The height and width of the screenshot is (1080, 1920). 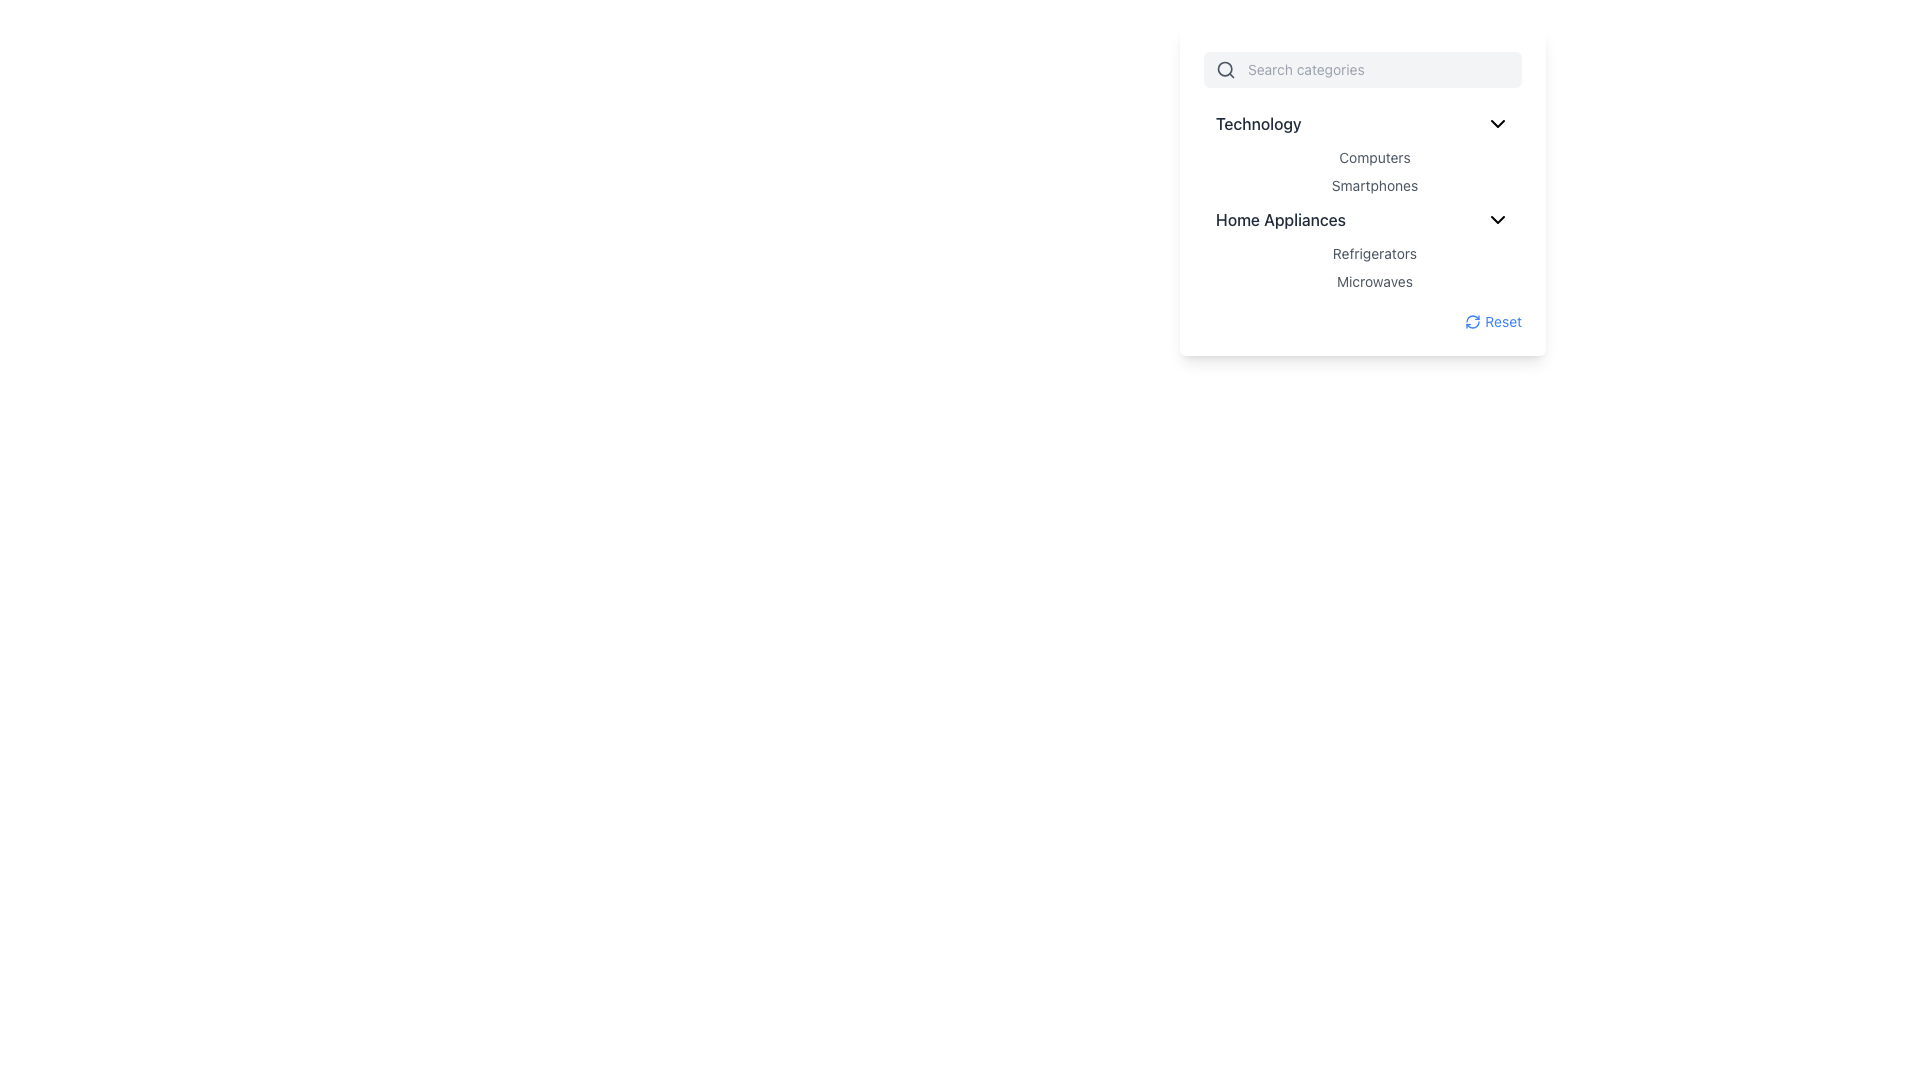 I want to click on the 'Reset' button located at the bottom-right of the filtering category options, featuring an icon of a circular arrow and styled in blue, so click(x=1493, y=320).